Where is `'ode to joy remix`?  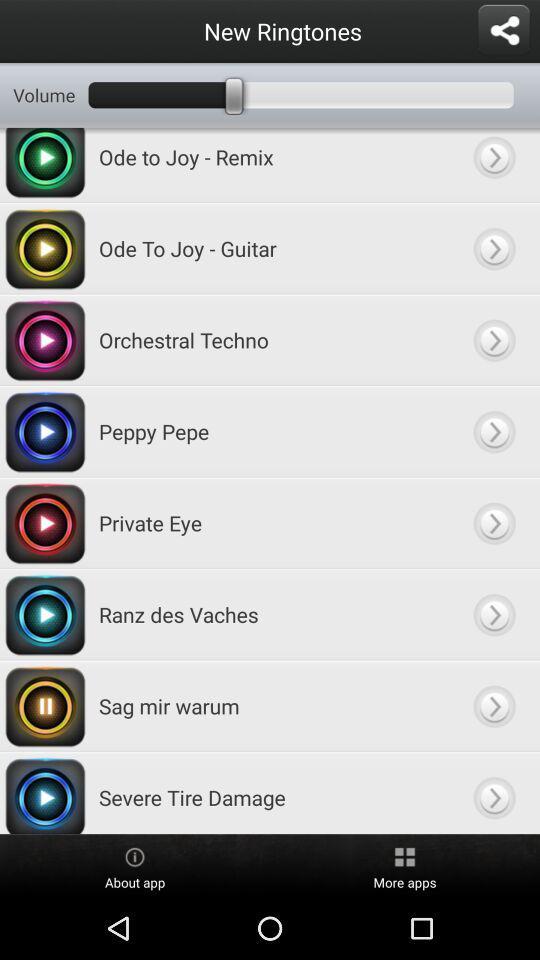 'ode to joy remix is located at coordinates (493, 164).